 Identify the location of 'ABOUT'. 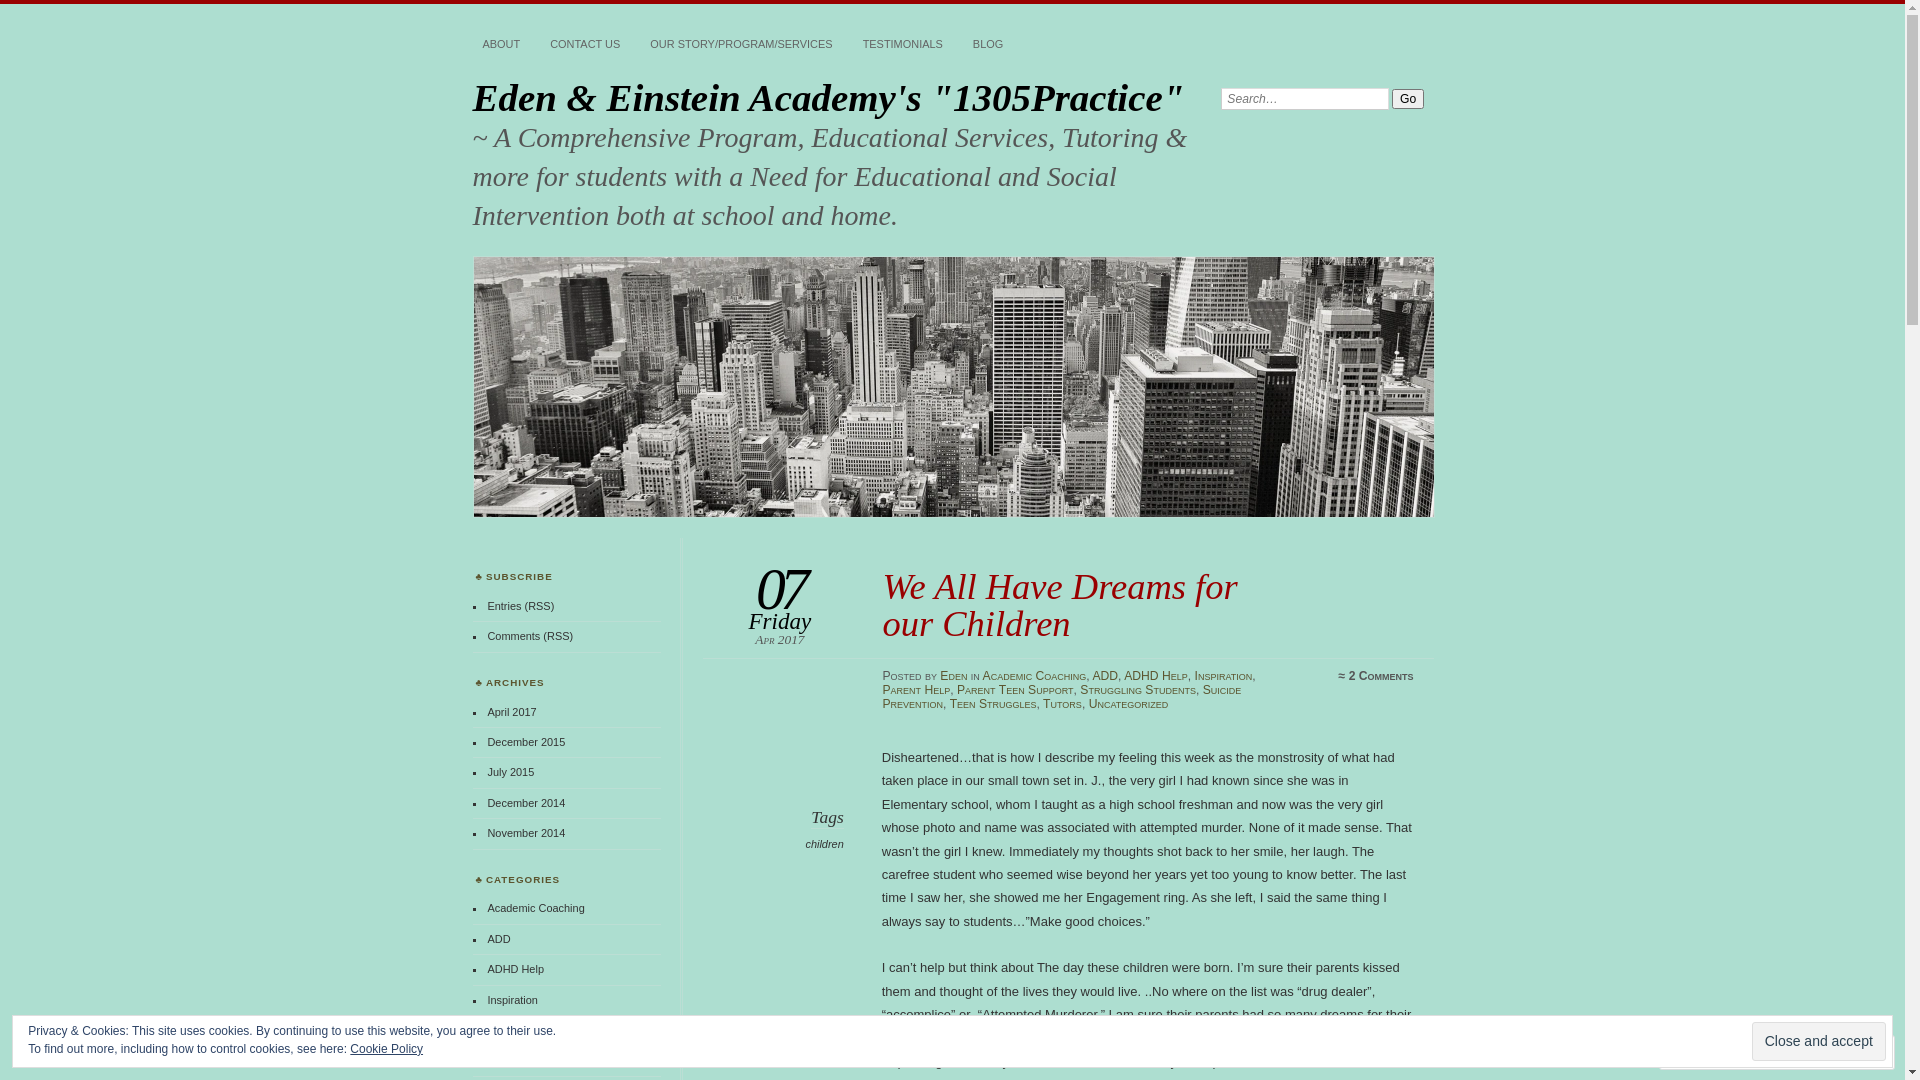
(500, 45).